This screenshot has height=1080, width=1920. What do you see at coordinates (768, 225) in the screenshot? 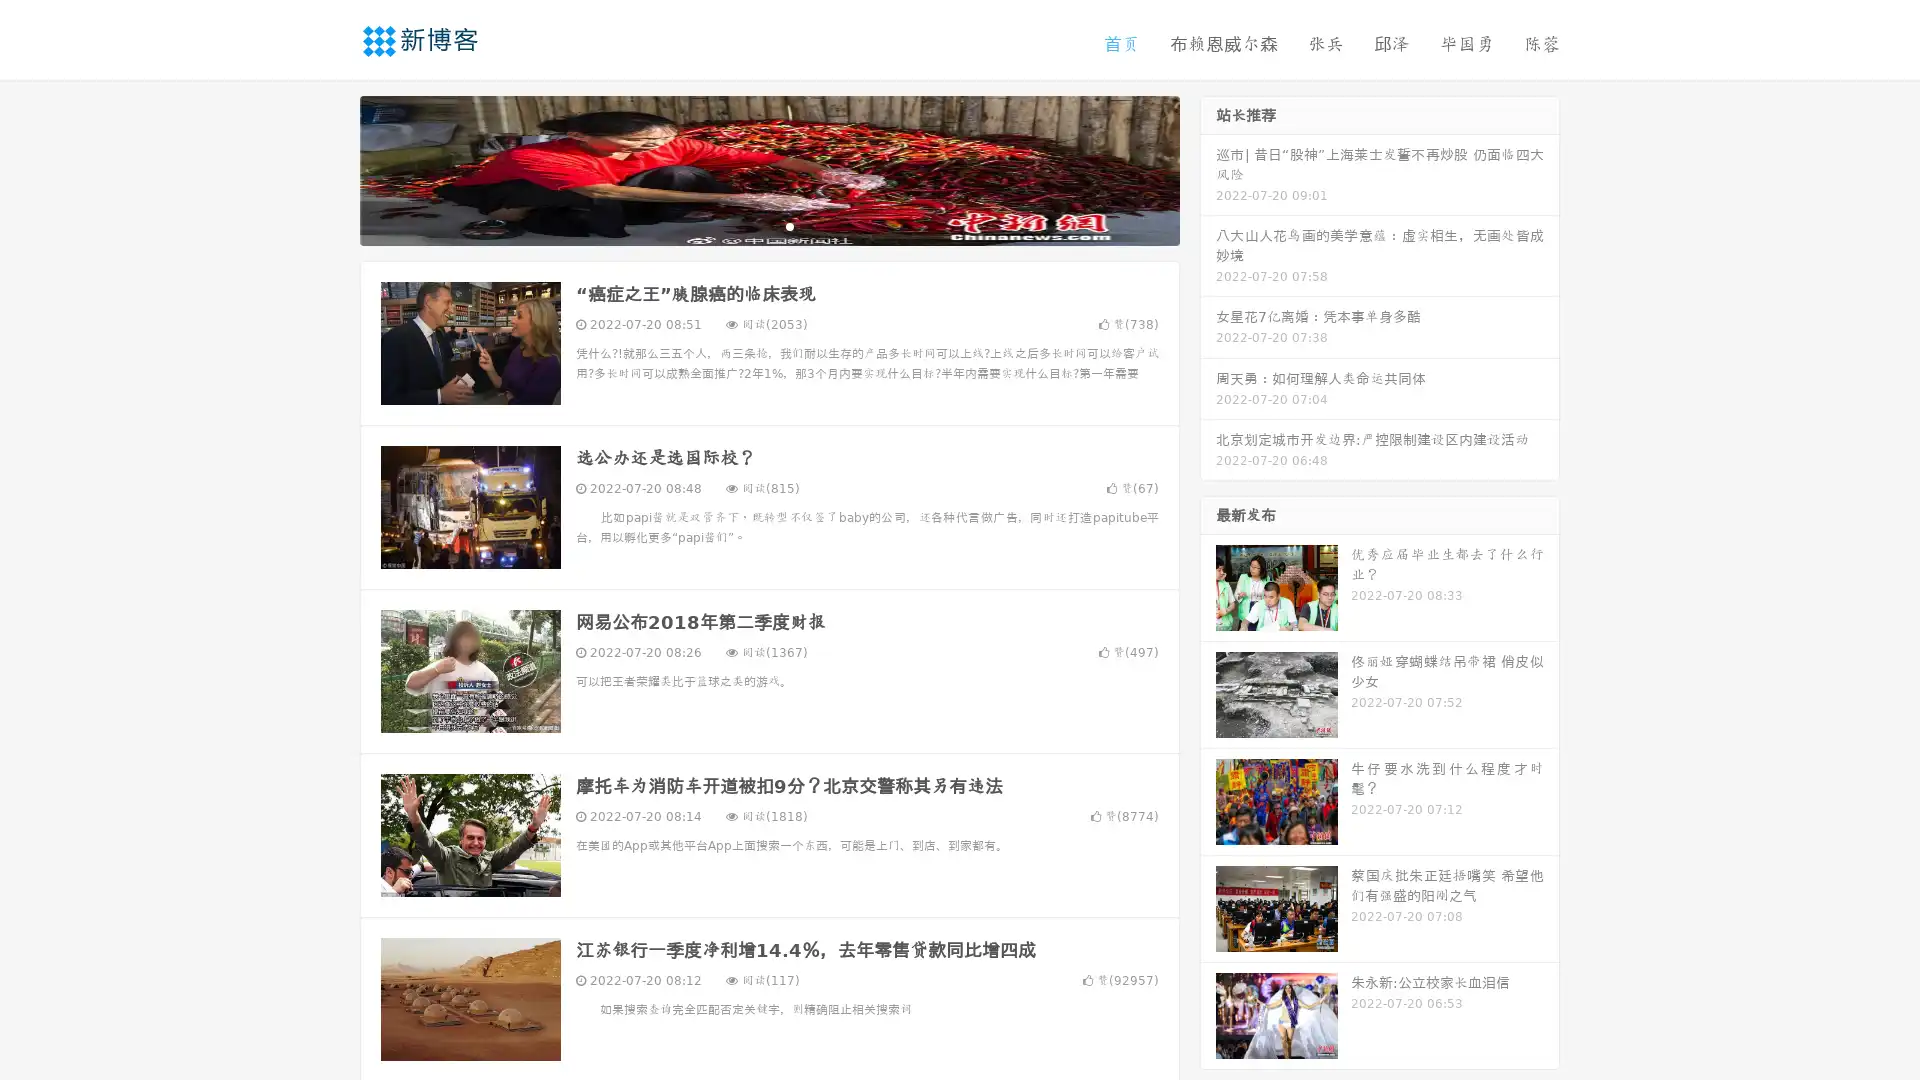
I see `Go to slide 2` at bounding box center [768, 225].